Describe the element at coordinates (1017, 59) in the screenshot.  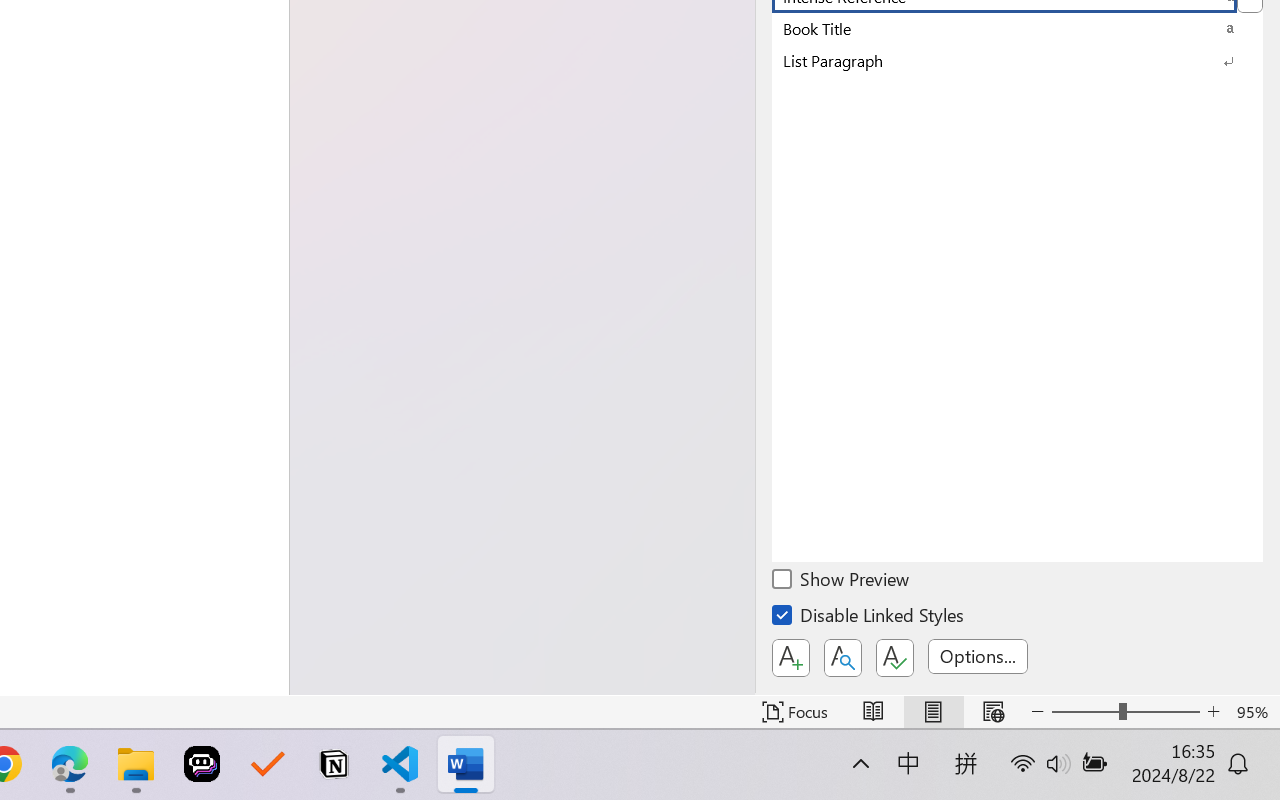
I see `'List Paragraph'` at that location.